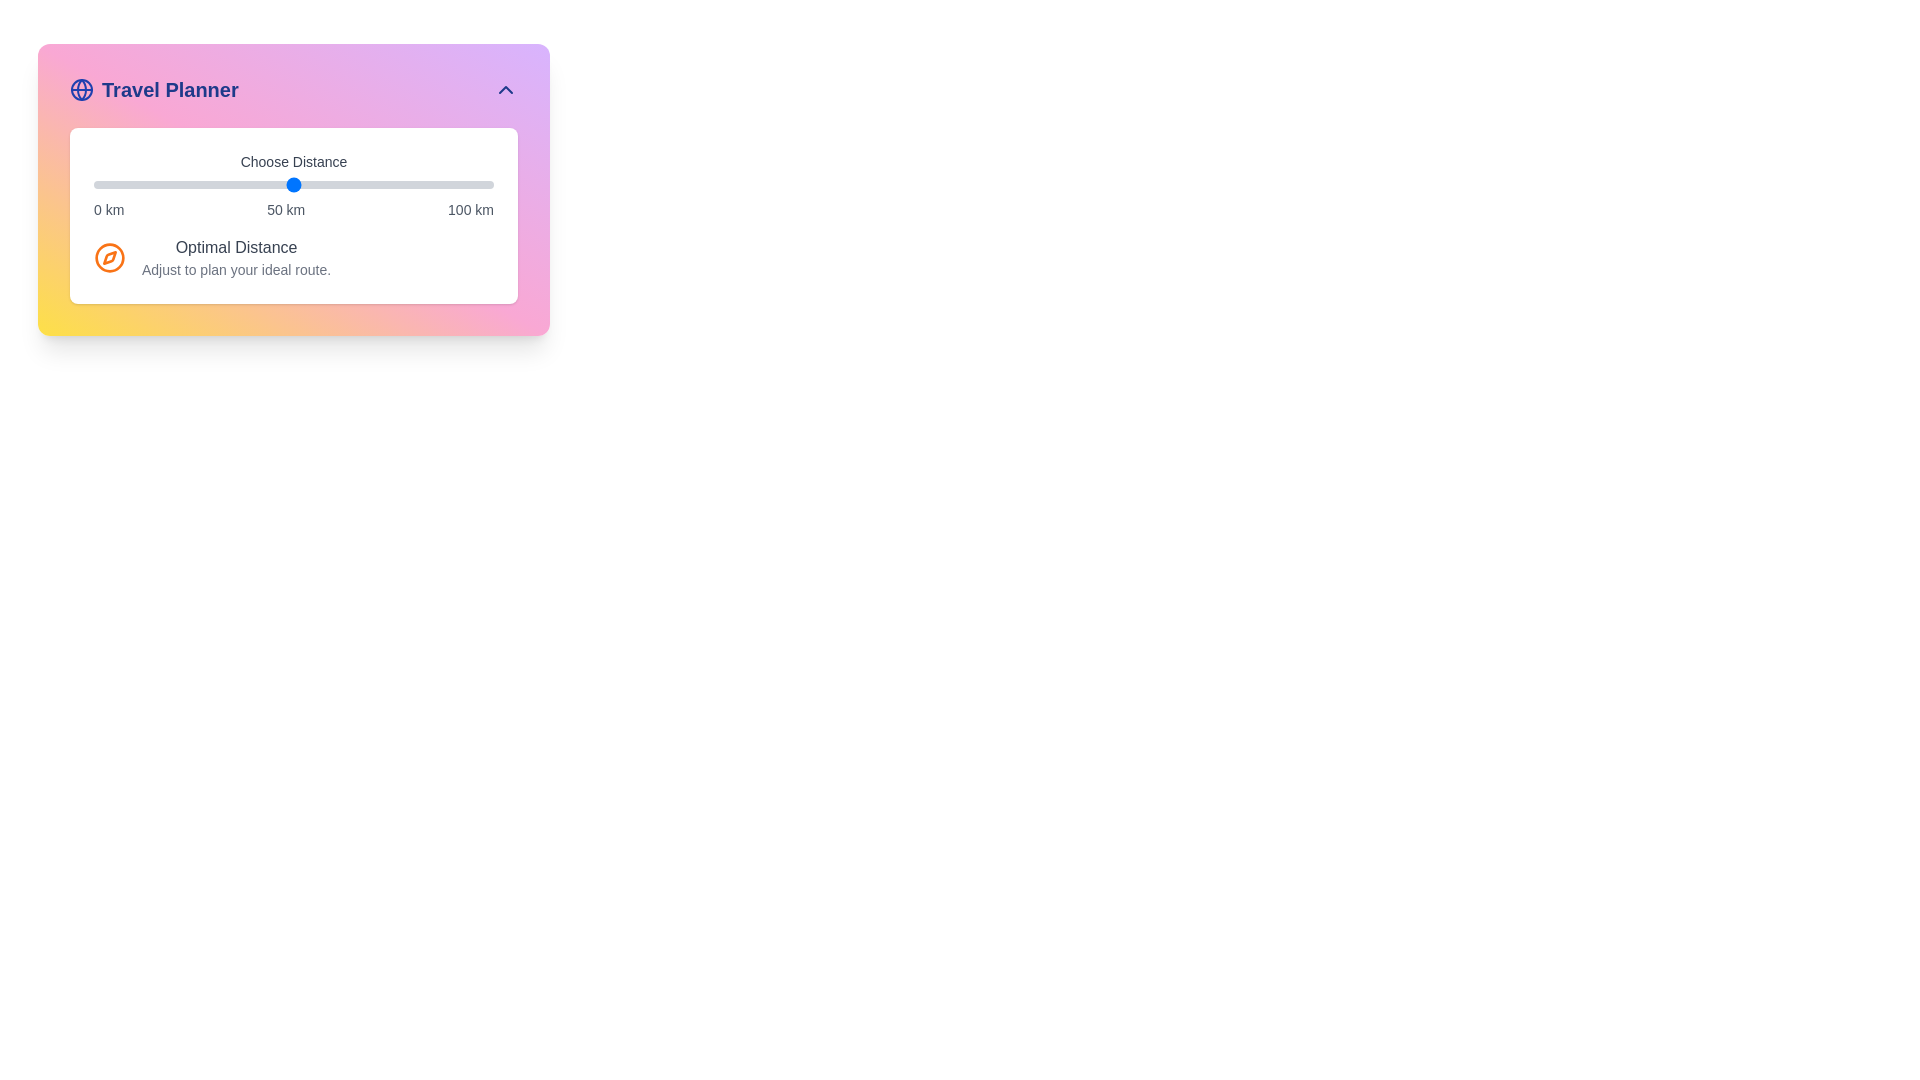  Describe the element at coordinates (285, 209) in the screenshot. I see `the text label displaying '50 km', which is styled in a small gray font and located centrally beneath a slider bar between '0 km' and '100 km'` at that location.